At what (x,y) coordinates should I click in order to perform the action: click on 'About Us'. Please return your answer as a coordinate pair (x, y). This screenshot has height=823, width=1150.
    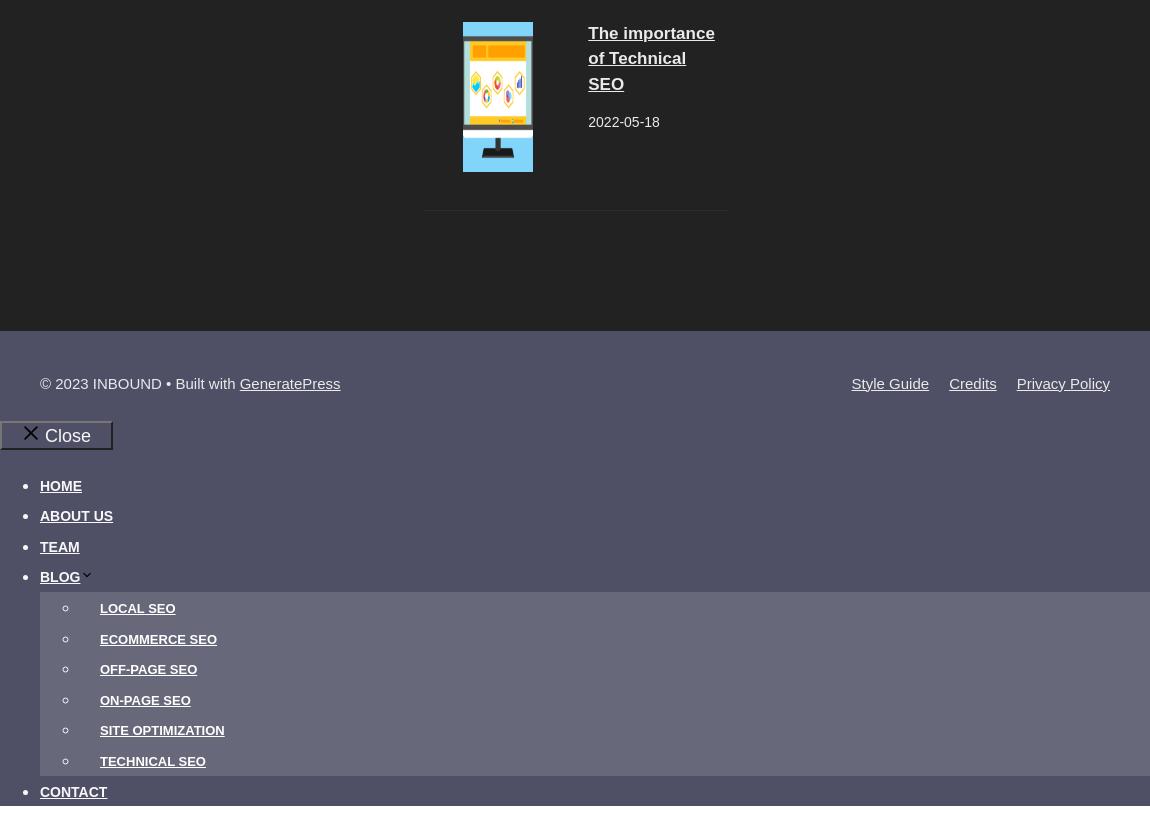
    Looking at the image, I should click on (75, 516).